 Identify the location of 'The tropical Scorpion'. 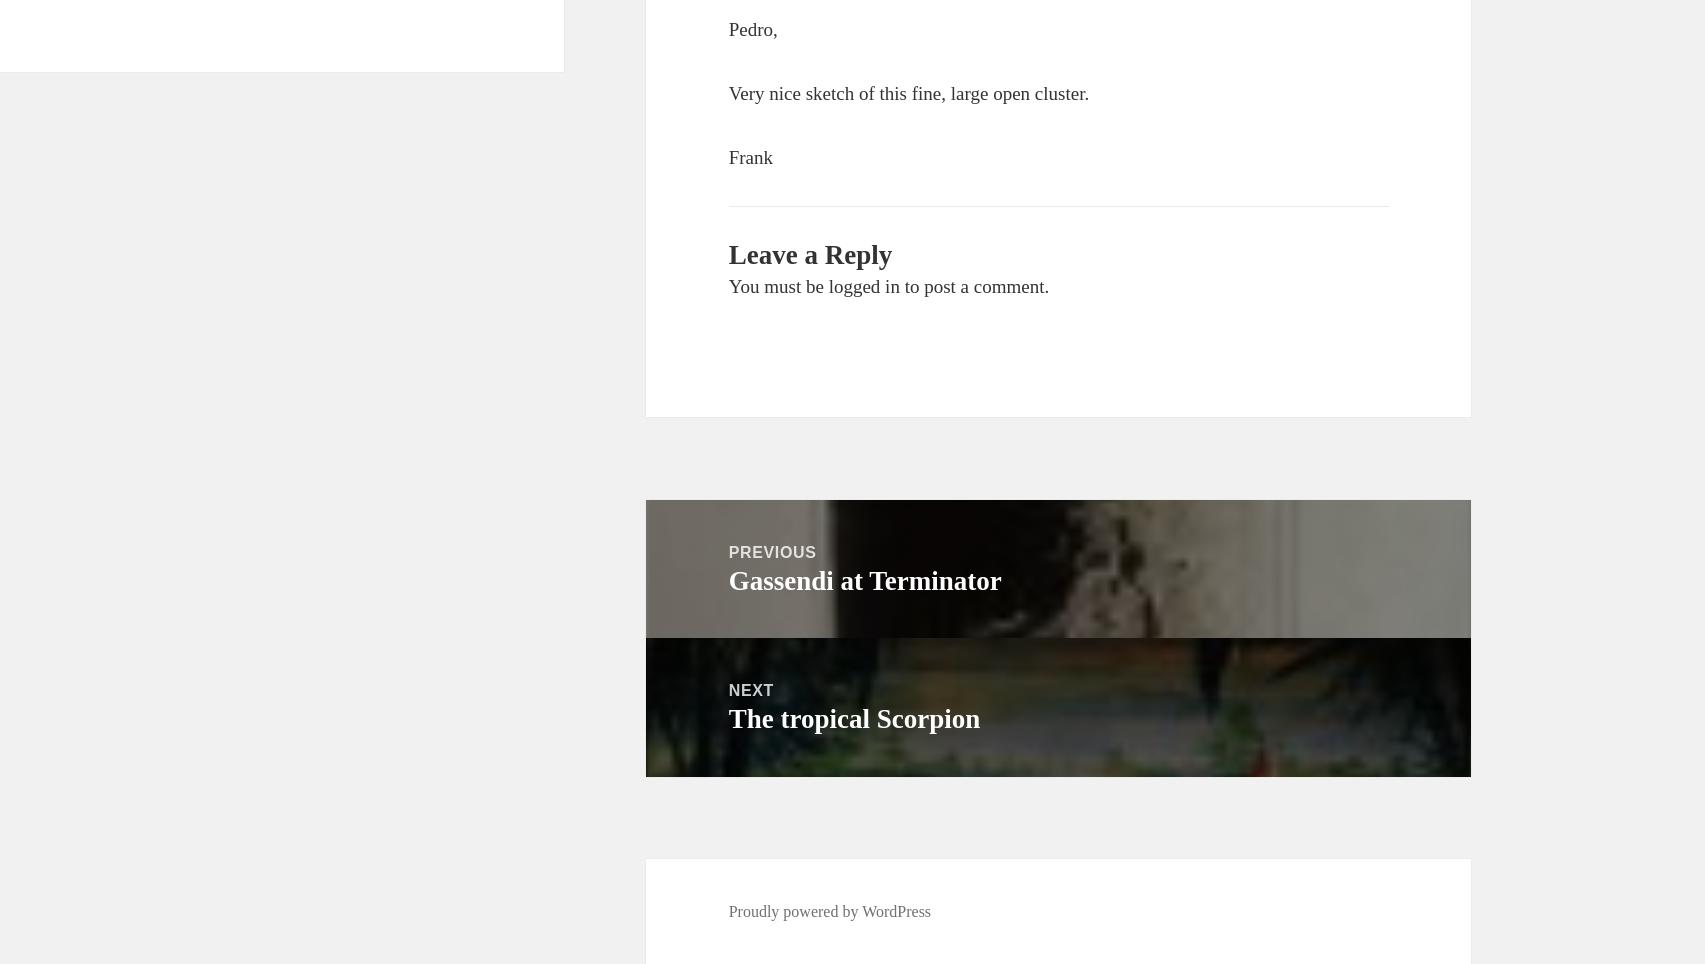
(853, 719).